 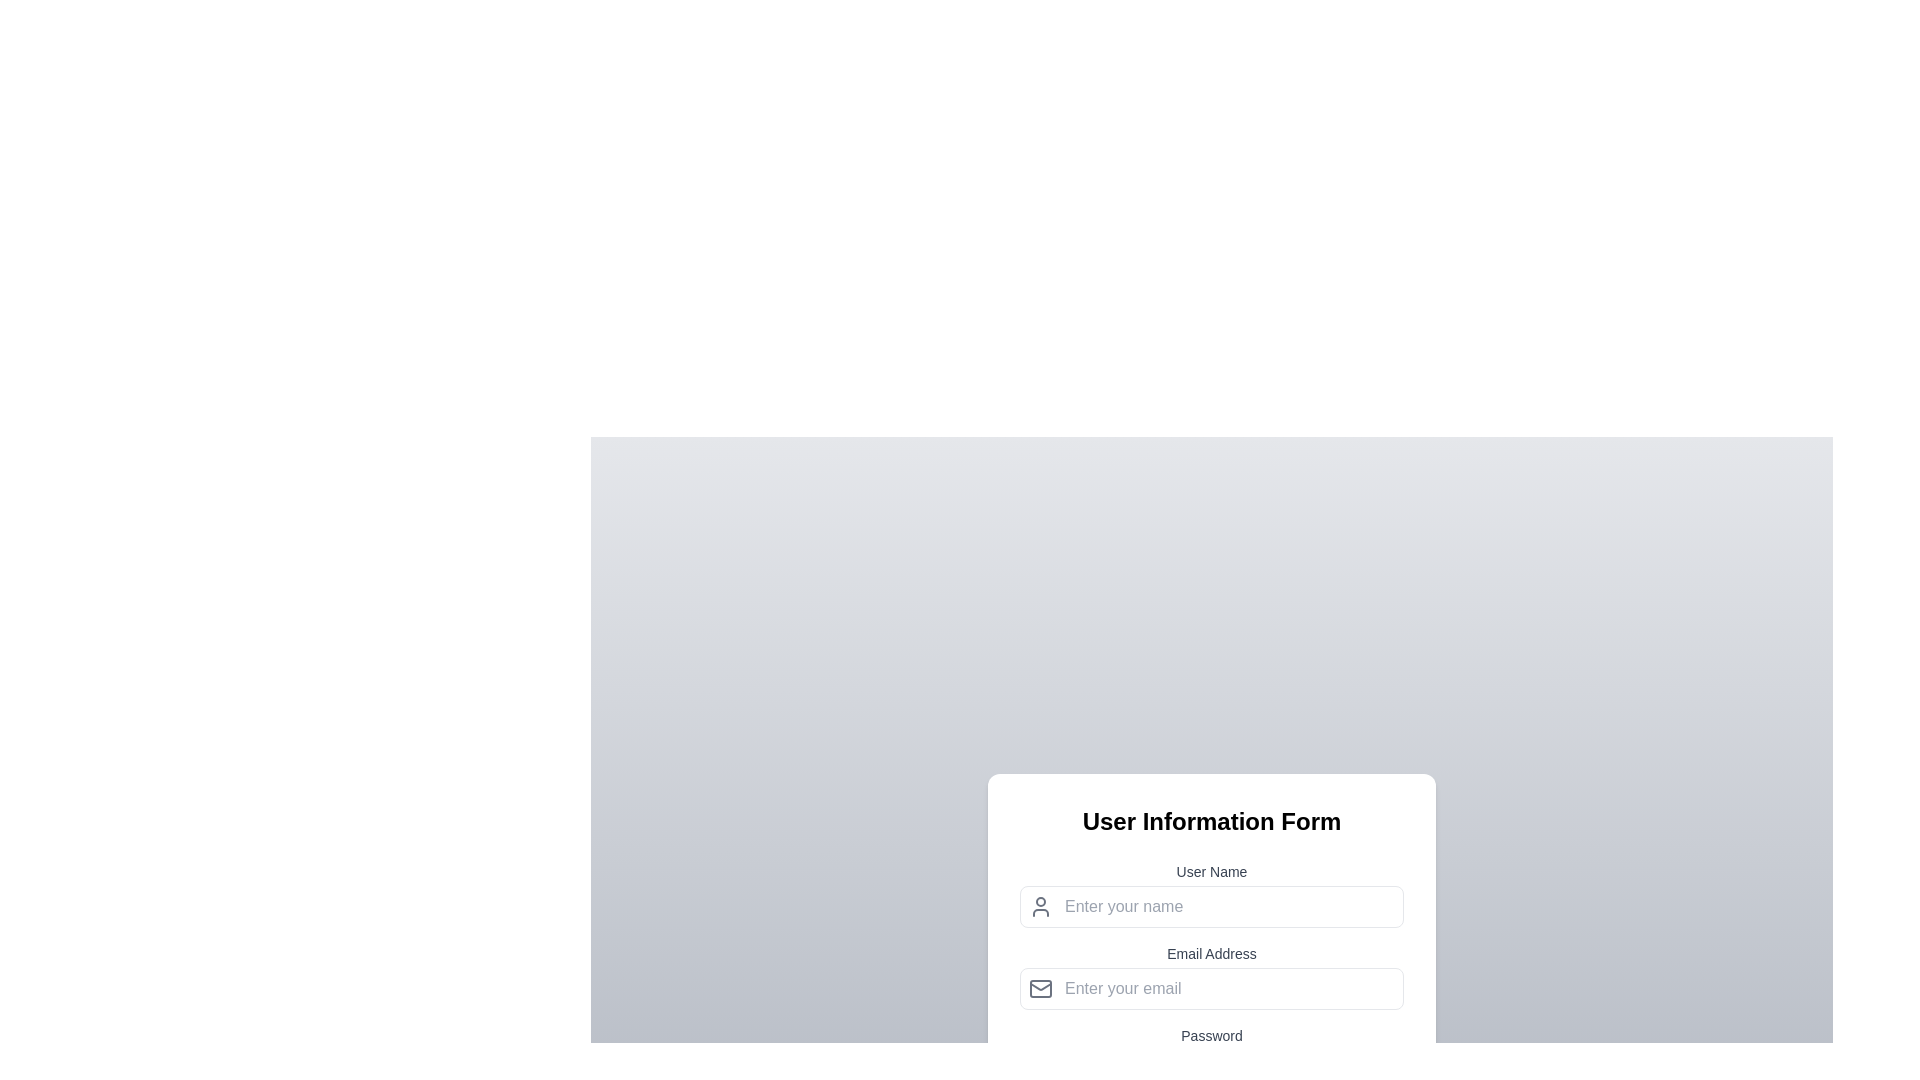 What do you see at coordinates (1210, 821) in the screenshot?
I see `the centered heading titled 'User Information Form', which is styled in a larger bold font and located within a white card above the user input fields` at bounding box center [1210, 821].